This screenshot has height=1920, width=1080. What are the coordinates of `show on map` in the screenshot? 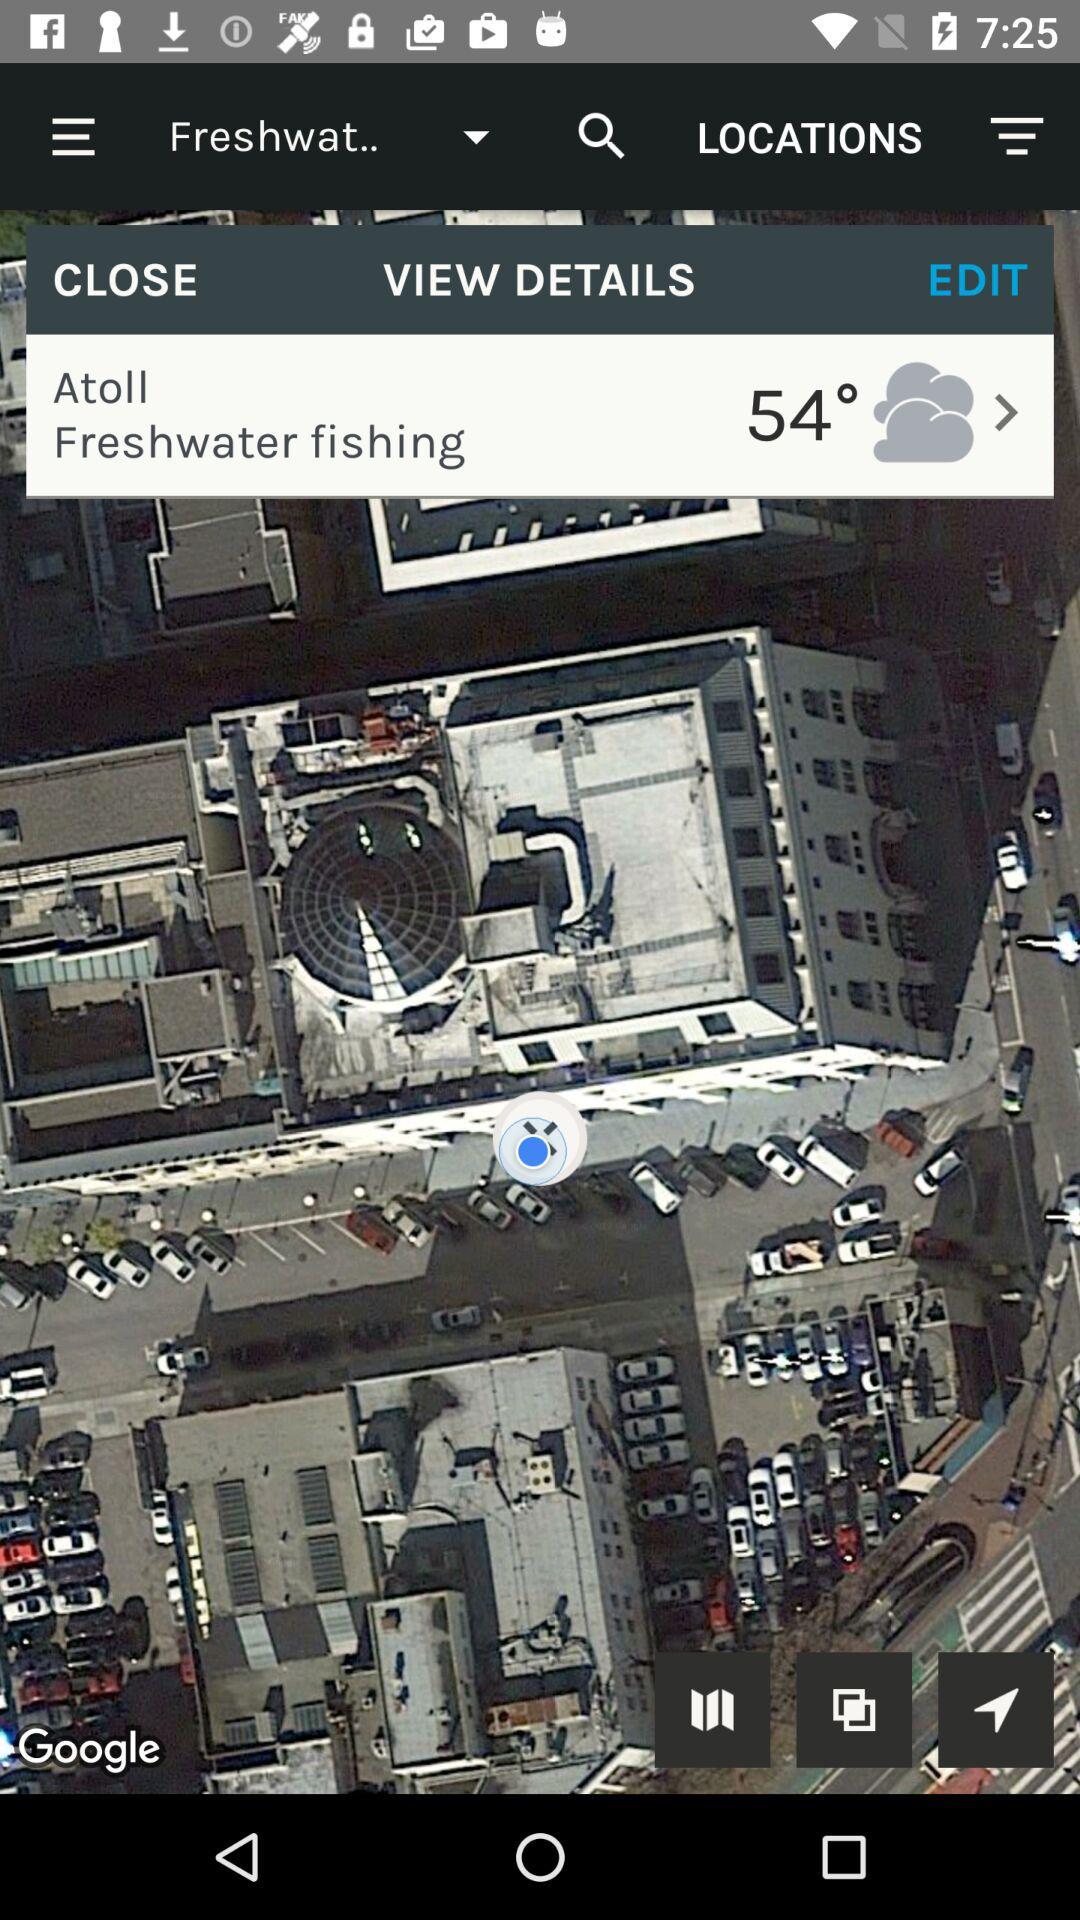 It's located at (711, 1708).